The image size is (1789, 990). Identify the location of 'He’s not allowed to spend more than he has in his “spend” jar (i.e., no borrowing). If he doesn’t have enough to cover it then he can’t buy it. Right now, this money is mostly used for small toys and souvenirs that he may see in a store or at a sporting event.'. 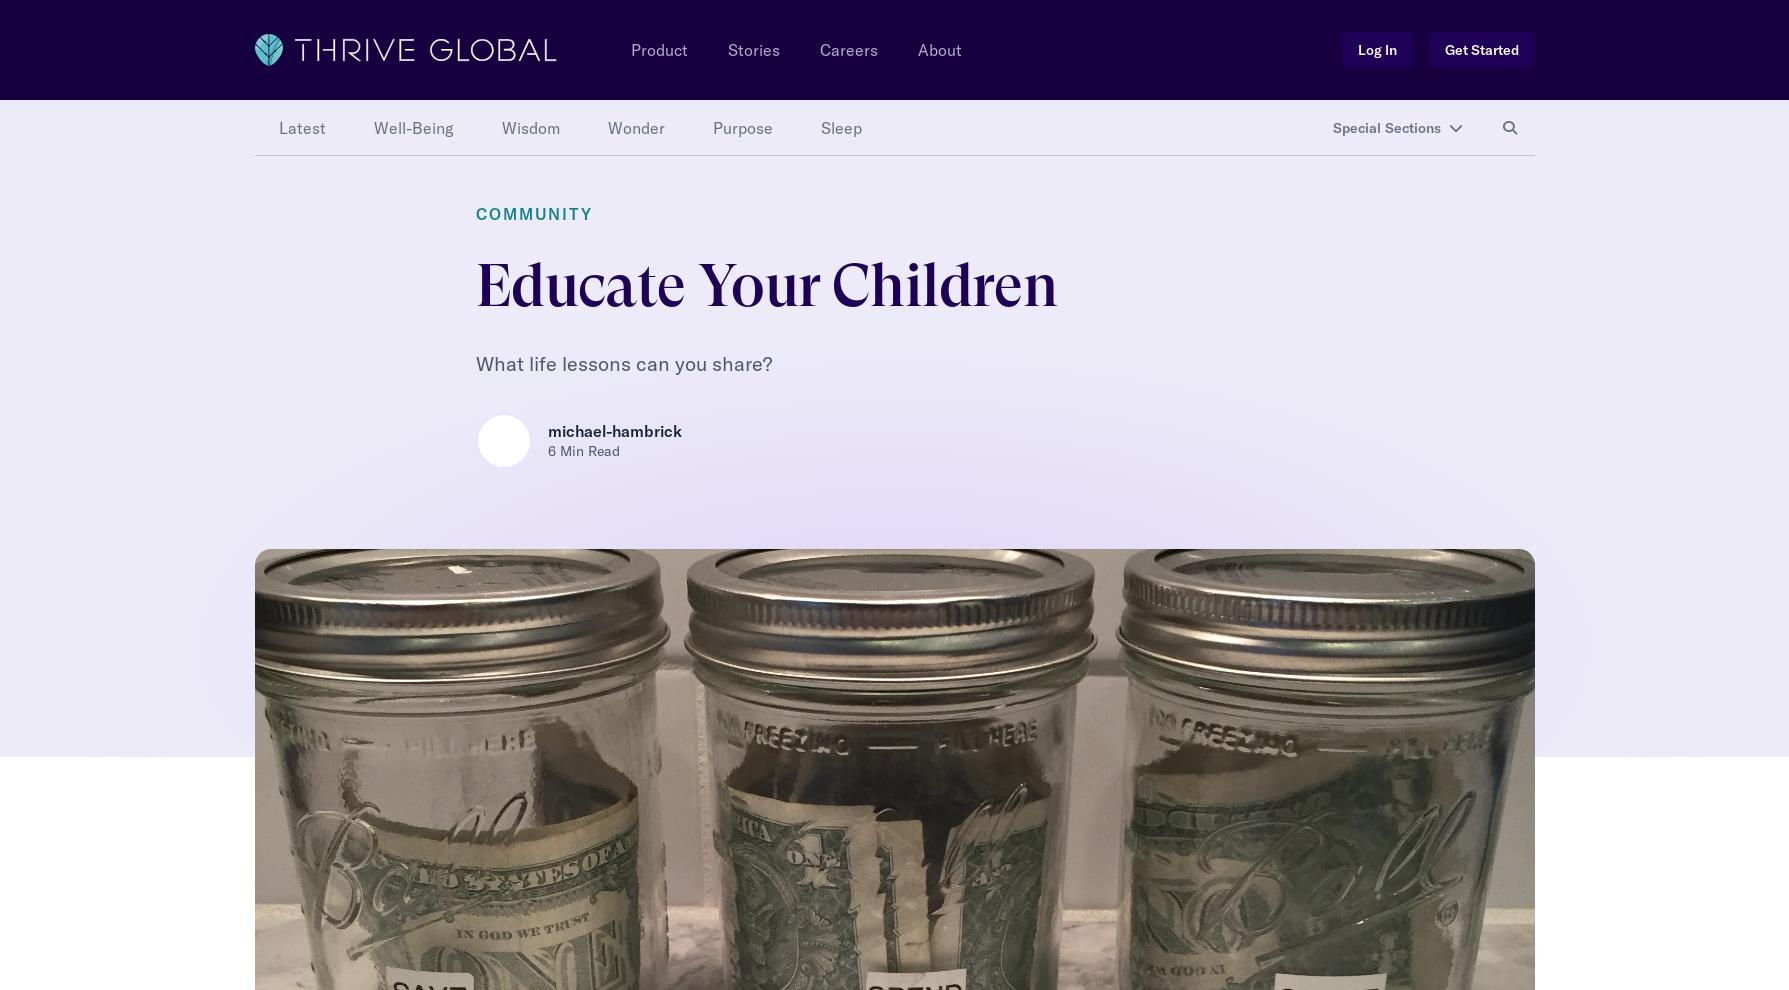
(888, 364).